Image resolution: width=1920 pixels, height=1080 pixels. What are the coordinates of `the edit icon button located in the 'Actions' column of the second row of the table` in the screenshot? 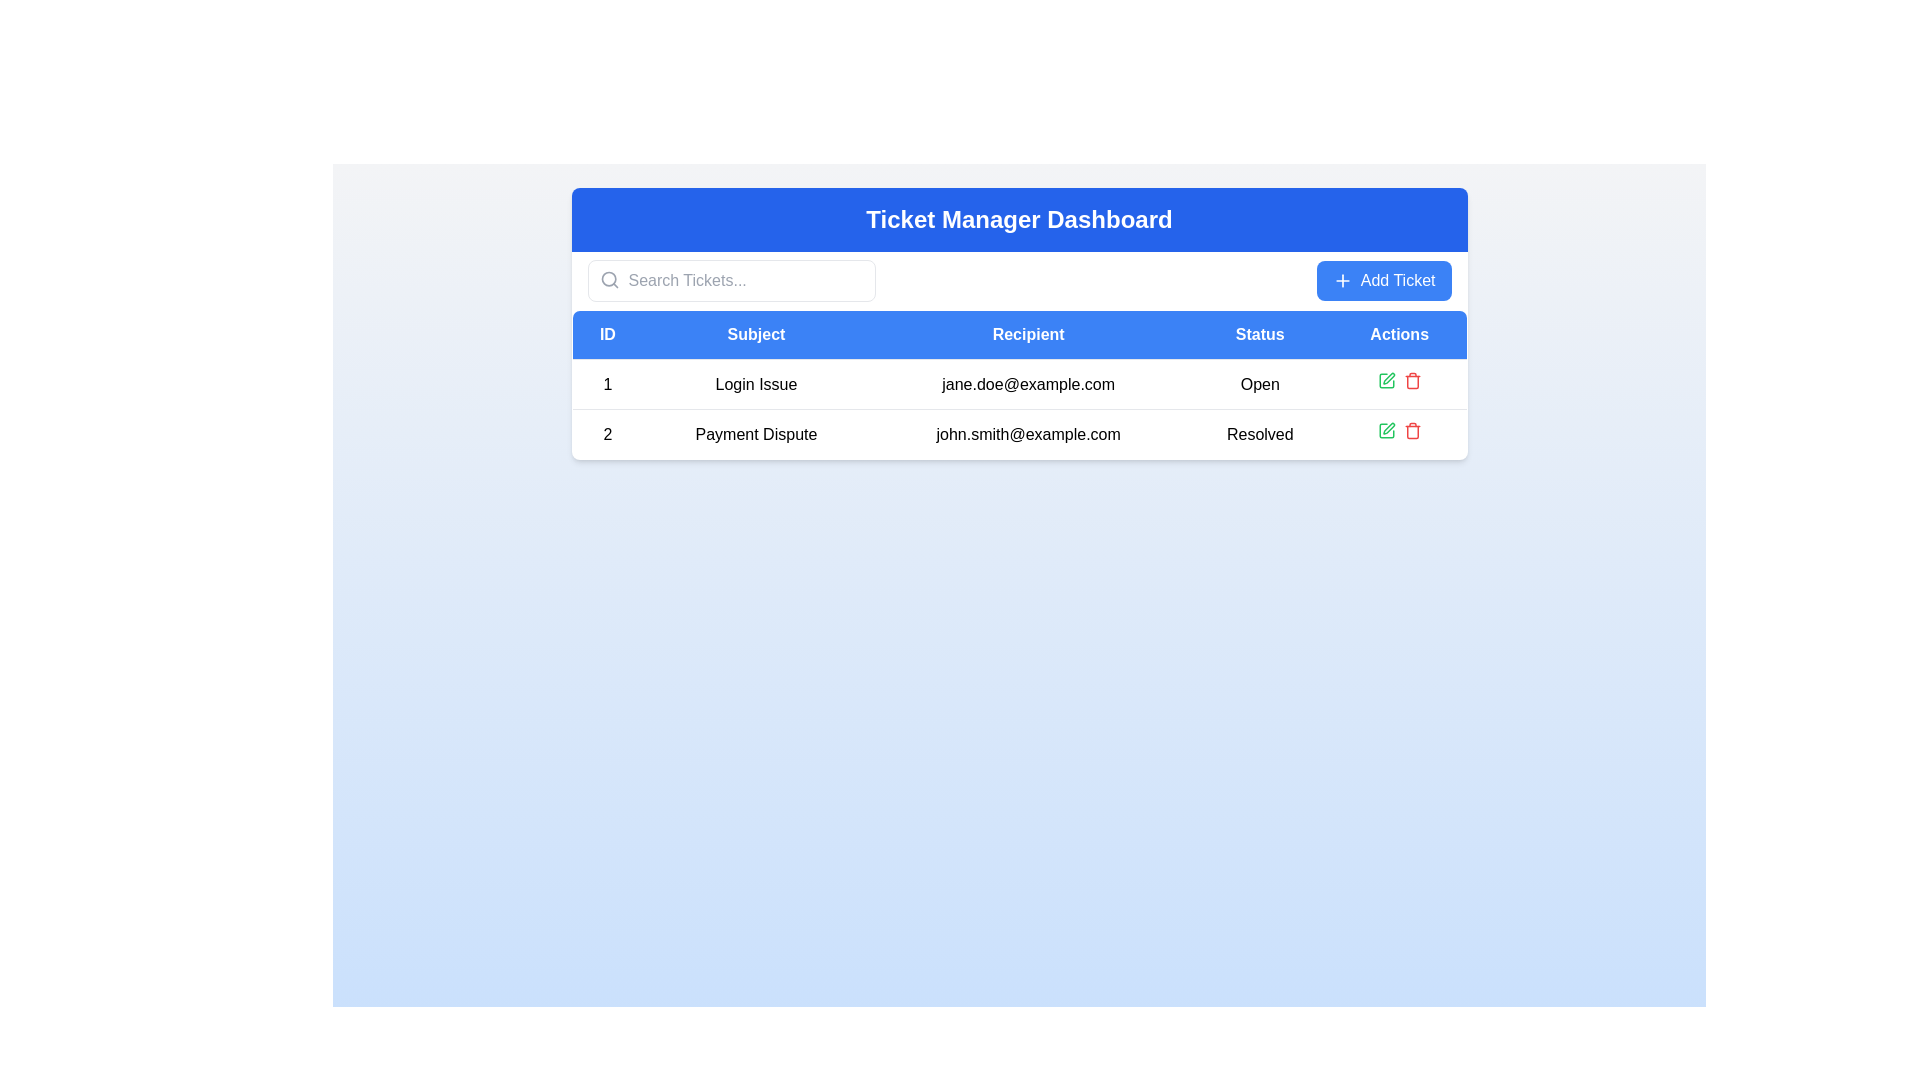 It's located at (1385, 430).